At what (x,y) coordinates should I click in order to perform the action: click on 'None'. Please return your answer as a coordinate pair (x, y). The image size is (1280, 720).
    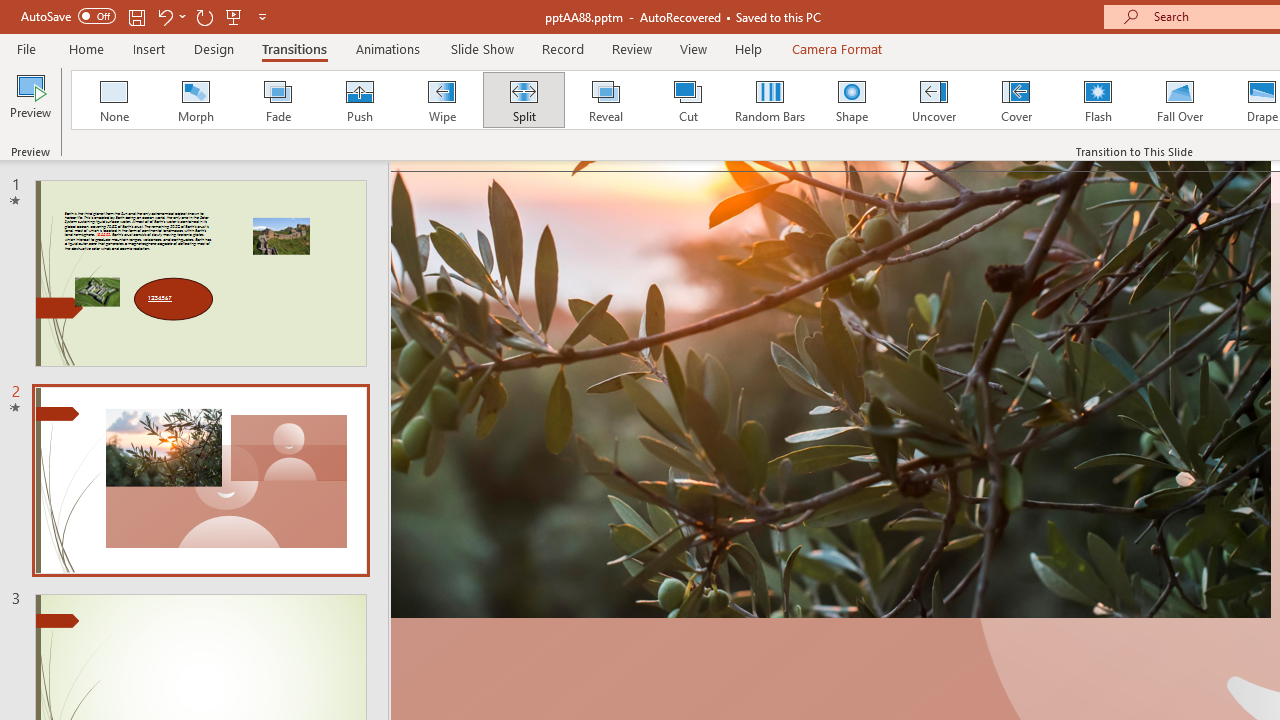
    Looking at the image, I should click on (112, 100).